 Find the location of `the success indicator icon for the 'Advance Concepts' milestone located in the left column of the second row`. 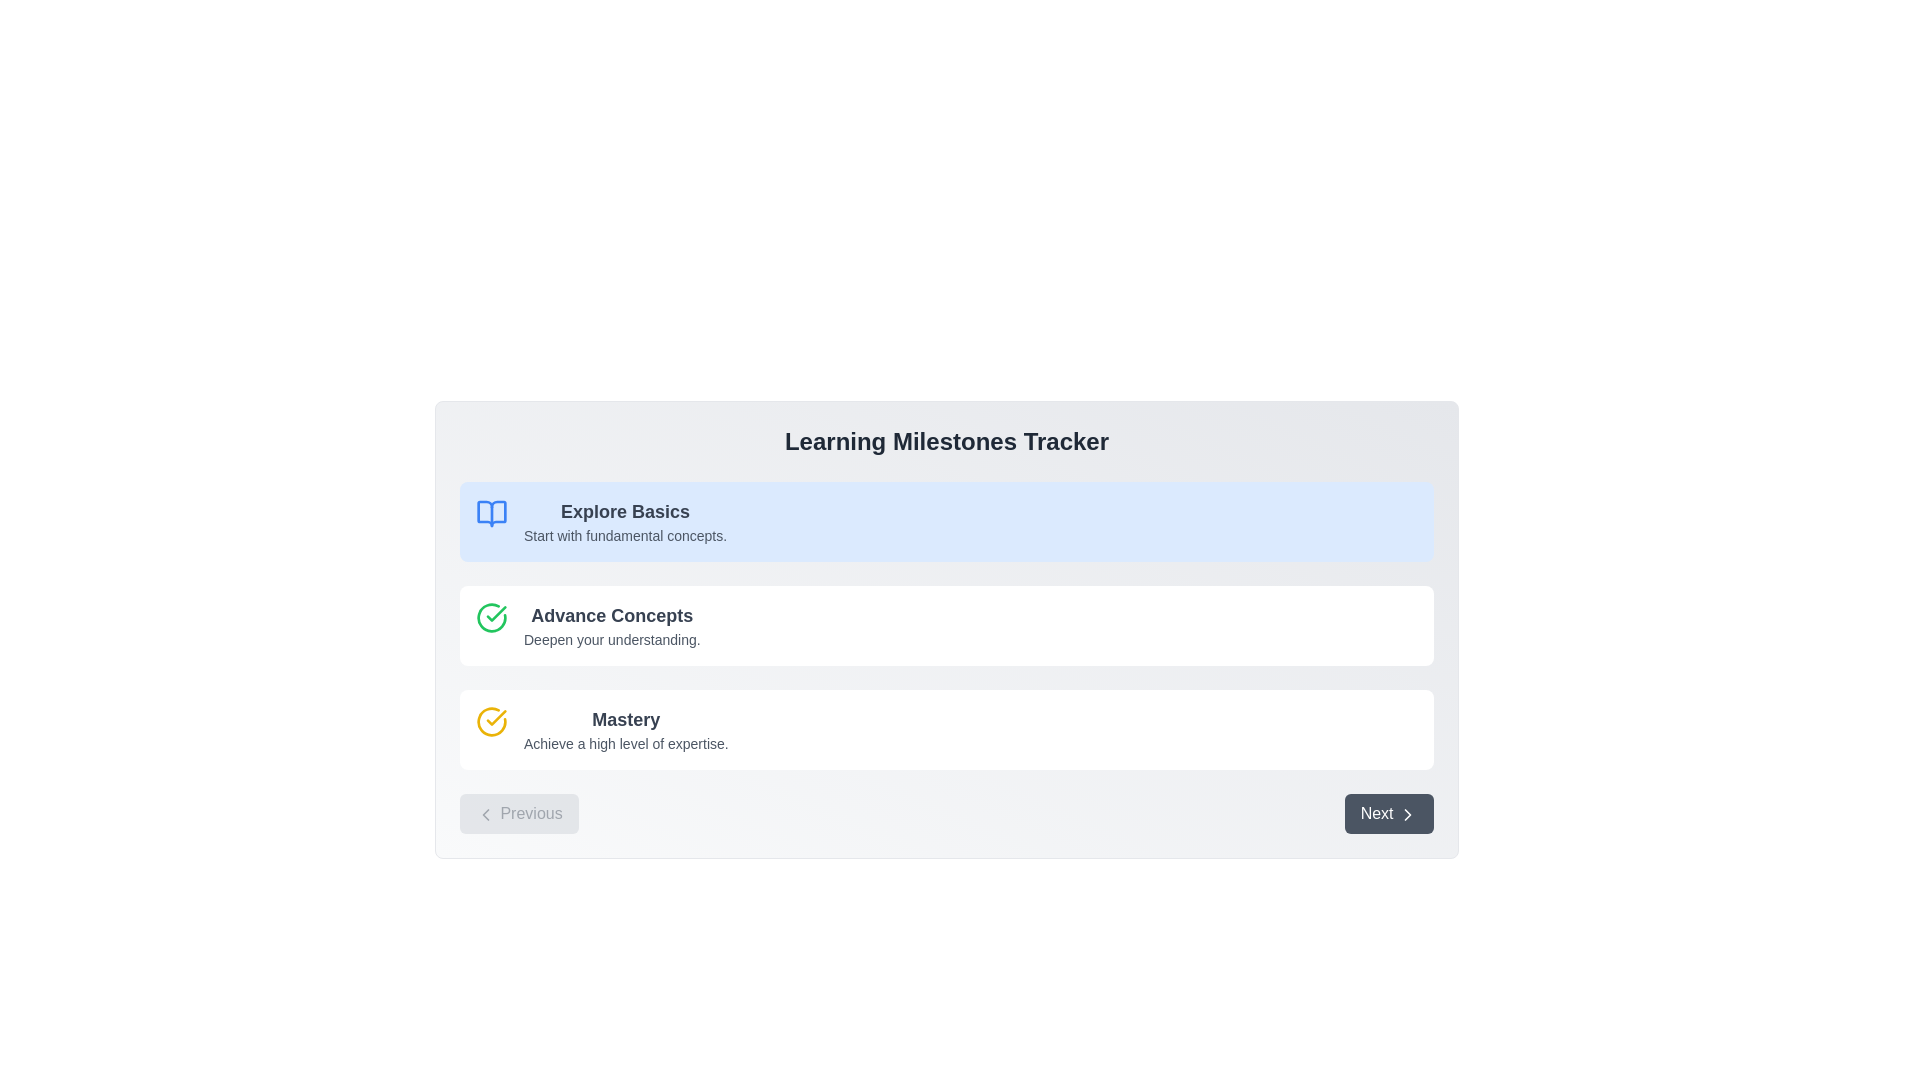

the success indicator icon for the 'Advance Concepts' milestone located in the left column of the second row is located at coordinates (491, 616).